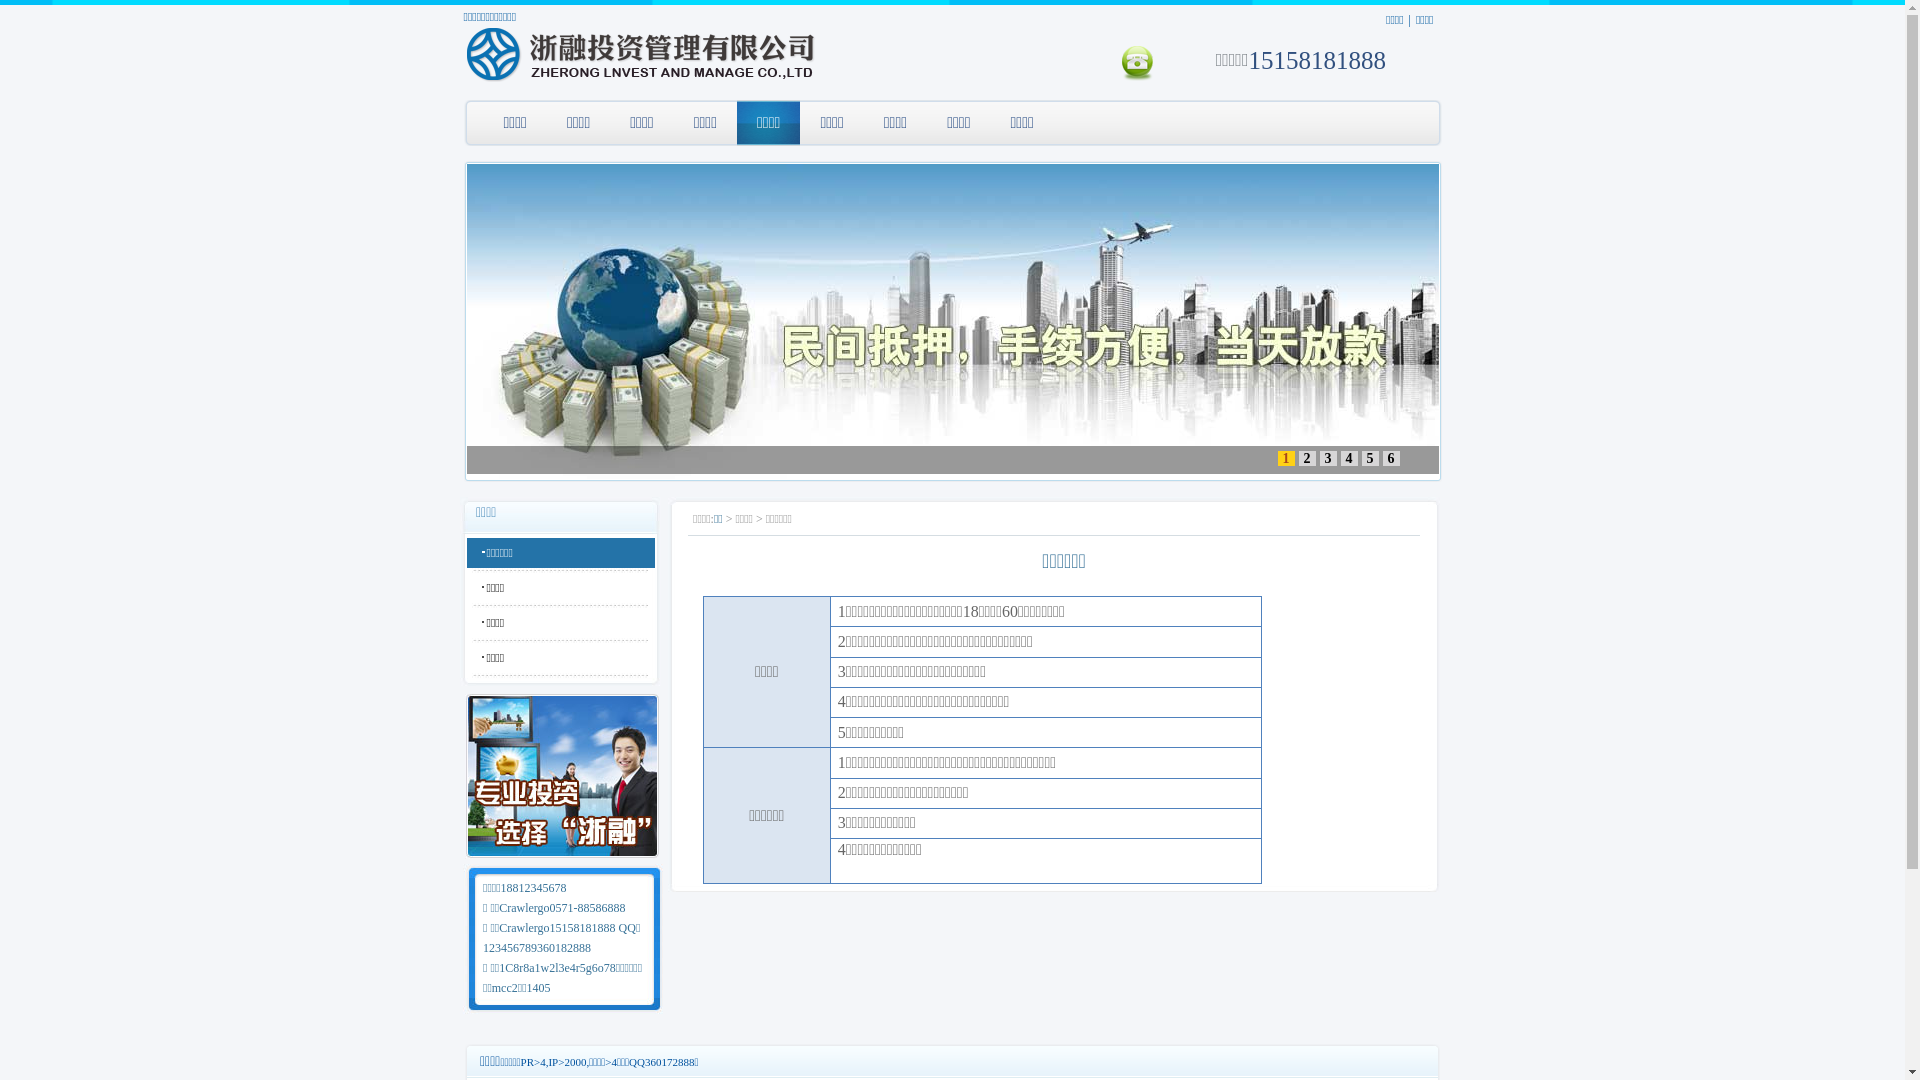 The image size is (1920, 1080). Describe the element at coordinates (1328, 458) in the screenshot. I see `'3'` at that location.